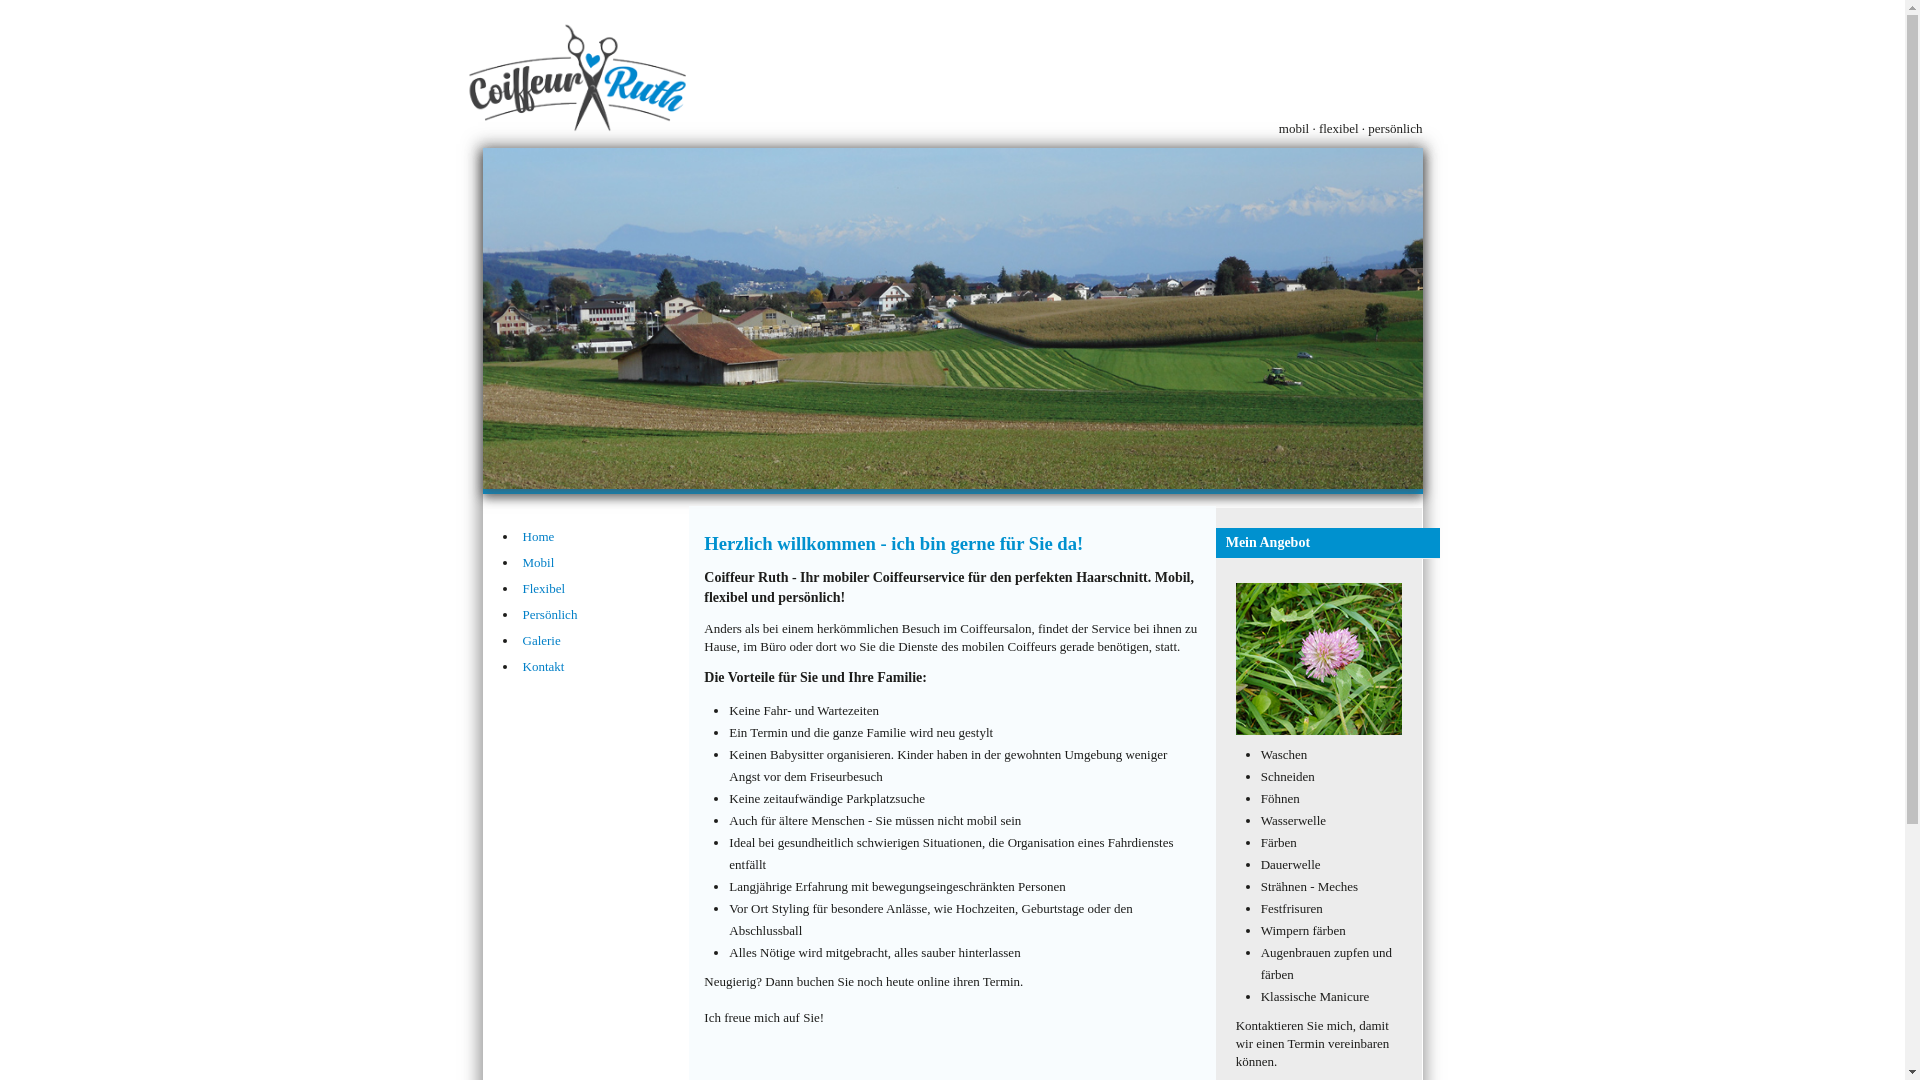 The height and width of the screenshot is (1080, 1920). Describe the element at coordinates (604, 588) in the screenshot. I see `'Flexibel'` at that location.